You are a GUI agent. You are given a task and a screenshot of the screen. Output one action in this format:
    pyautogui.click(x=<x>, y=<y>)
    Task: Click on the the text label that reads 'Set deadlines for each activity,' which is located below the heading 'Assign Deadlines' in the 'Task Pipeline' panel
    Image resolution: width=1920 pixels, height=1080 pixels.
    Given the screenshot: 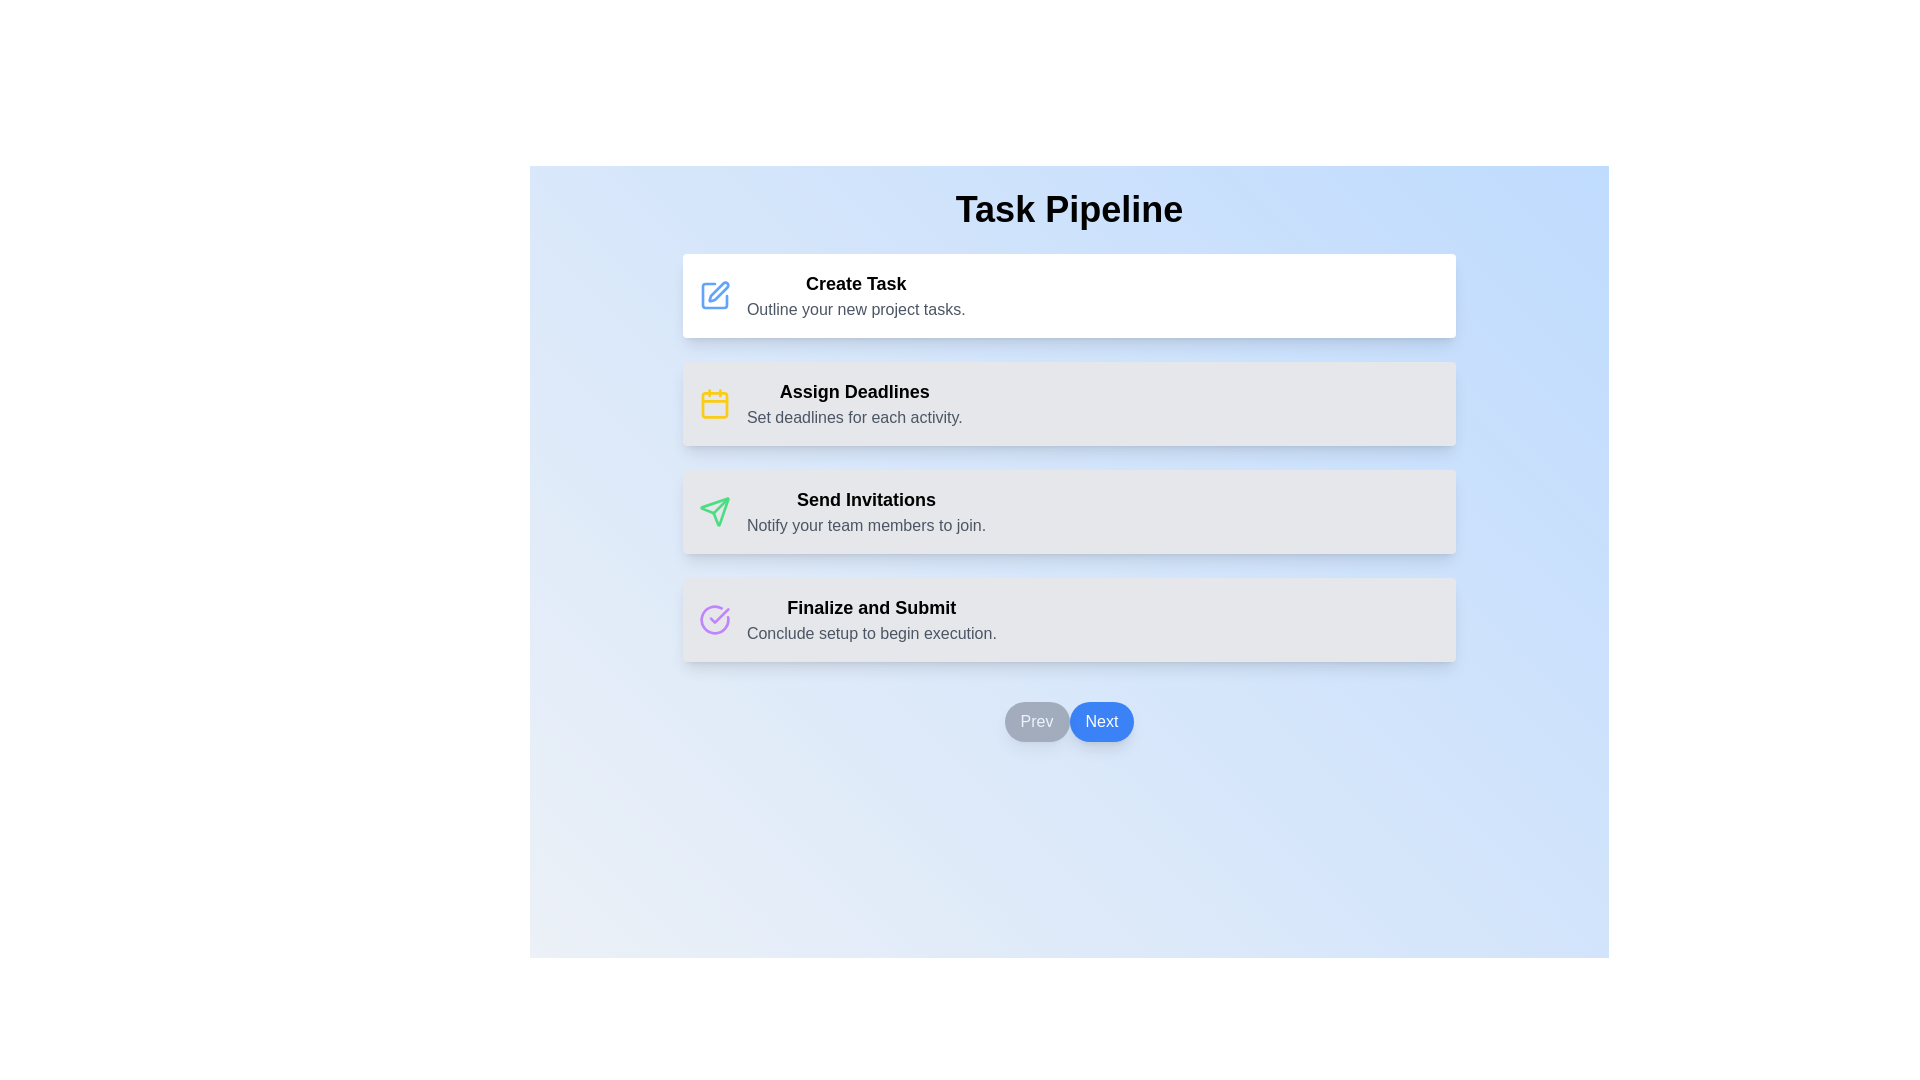 What is the action you would take?
    pyautogui.click(x=854, y=416)
    